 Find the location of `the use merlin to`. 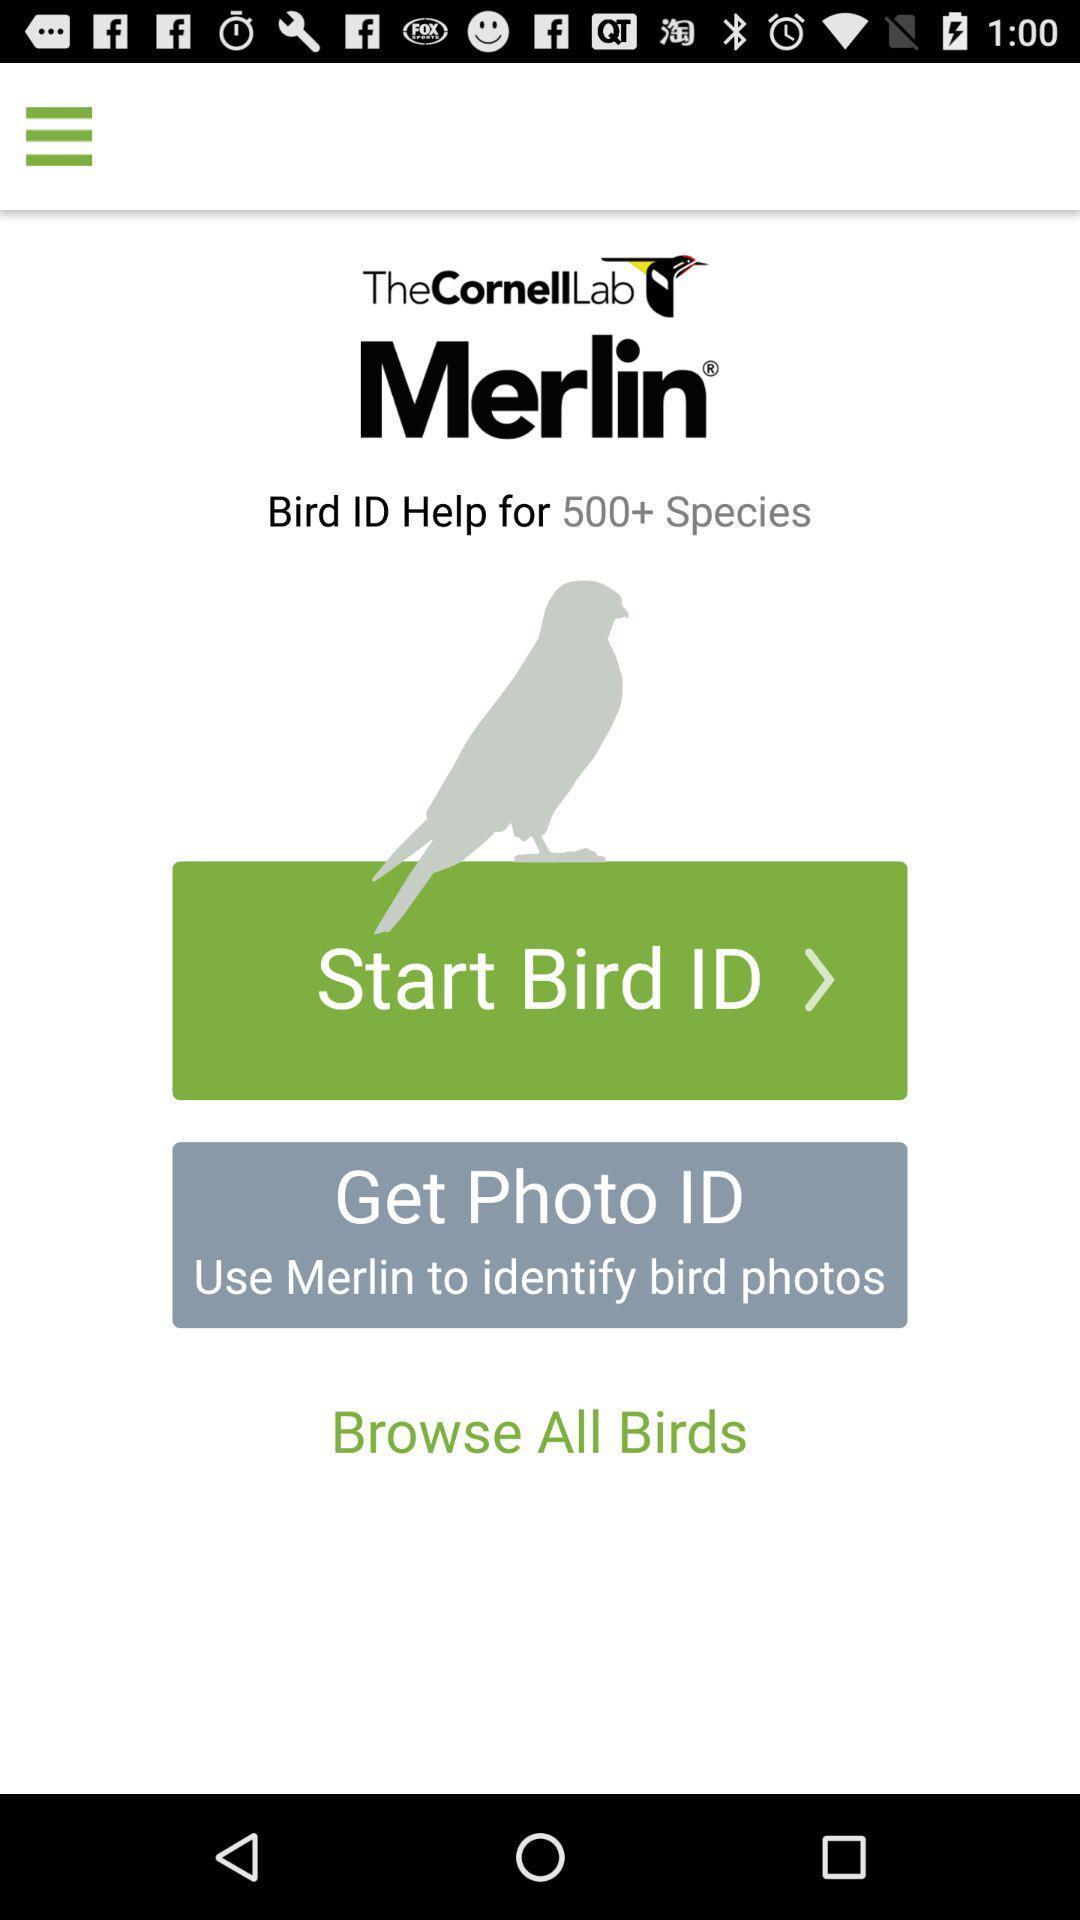

the use merlin to is located at coordinates (538, 1274).